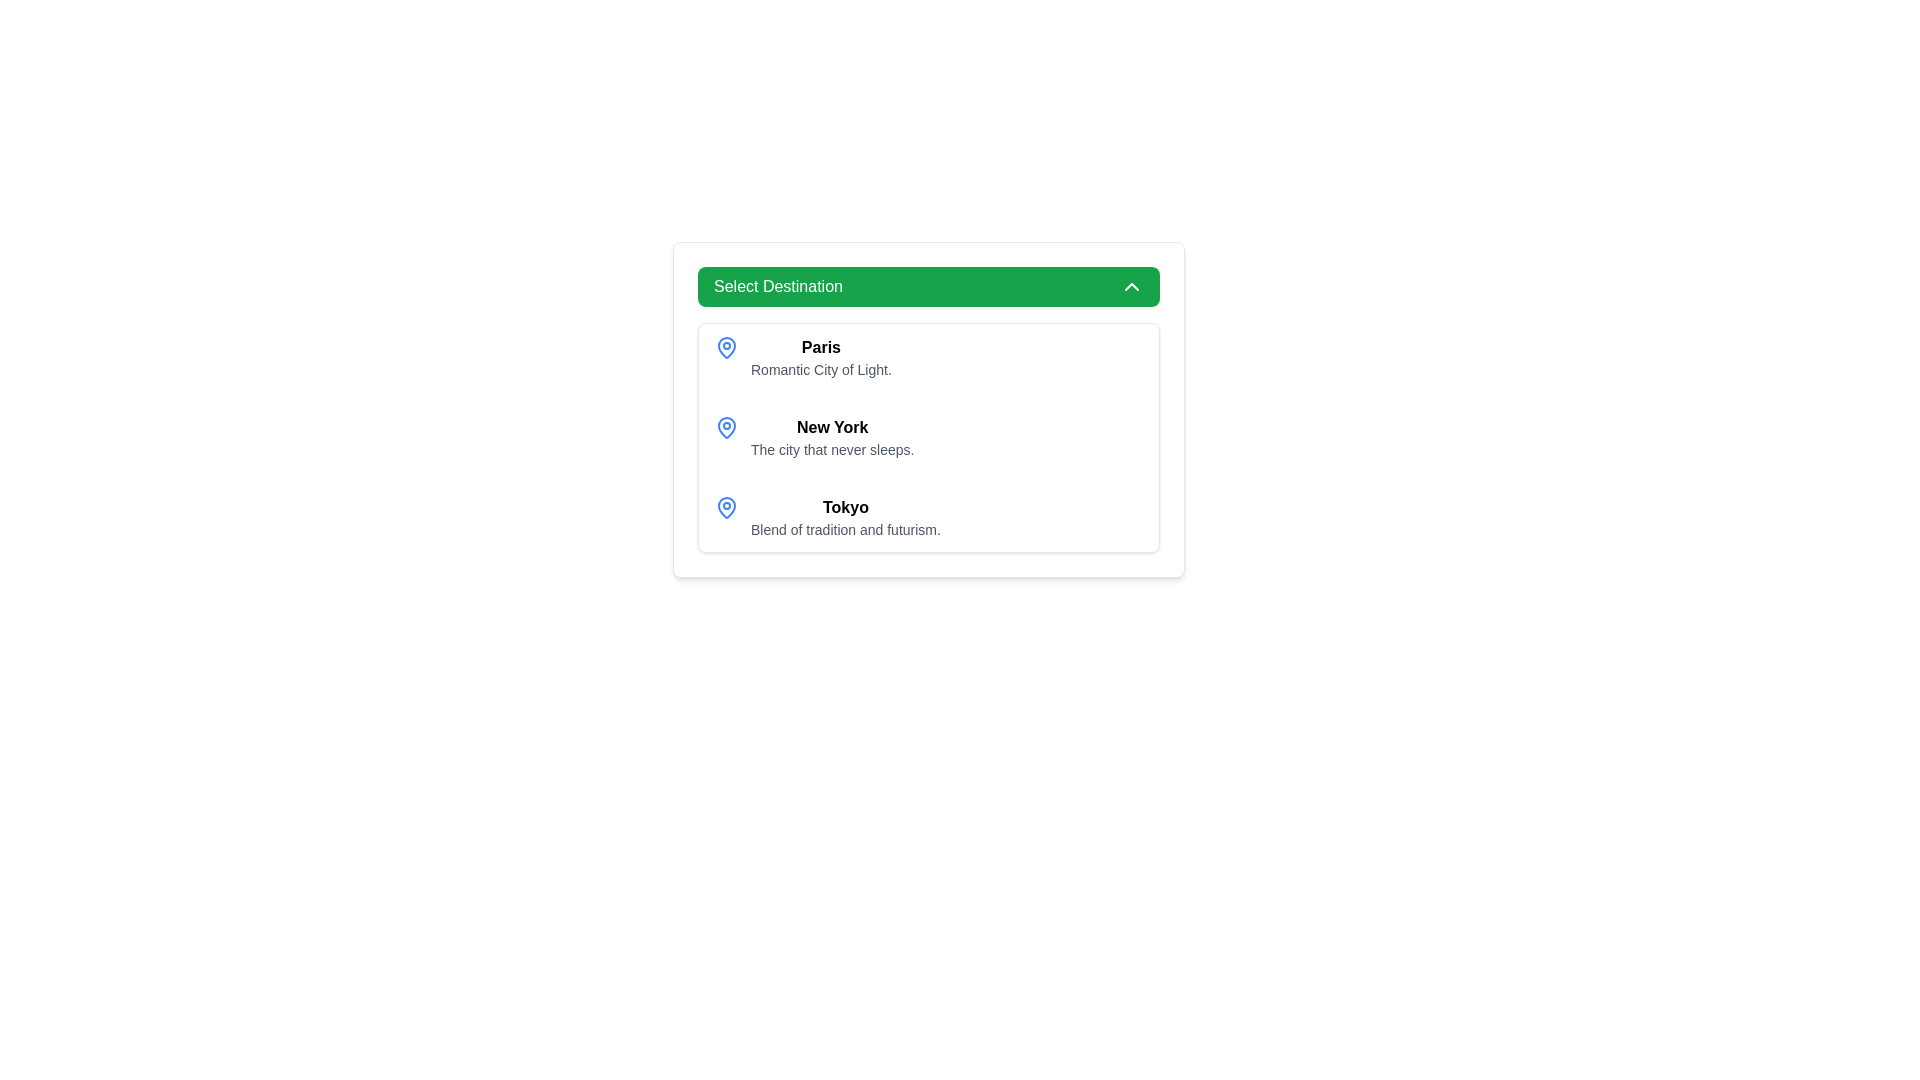  What do you see at coordinates (845, 528) in the screenshot?
I see `descriptive subtitle text located within the dropdown menu under the 'Tokyo' option, which provides additional context about the selection` at bounding box center [845, 528].